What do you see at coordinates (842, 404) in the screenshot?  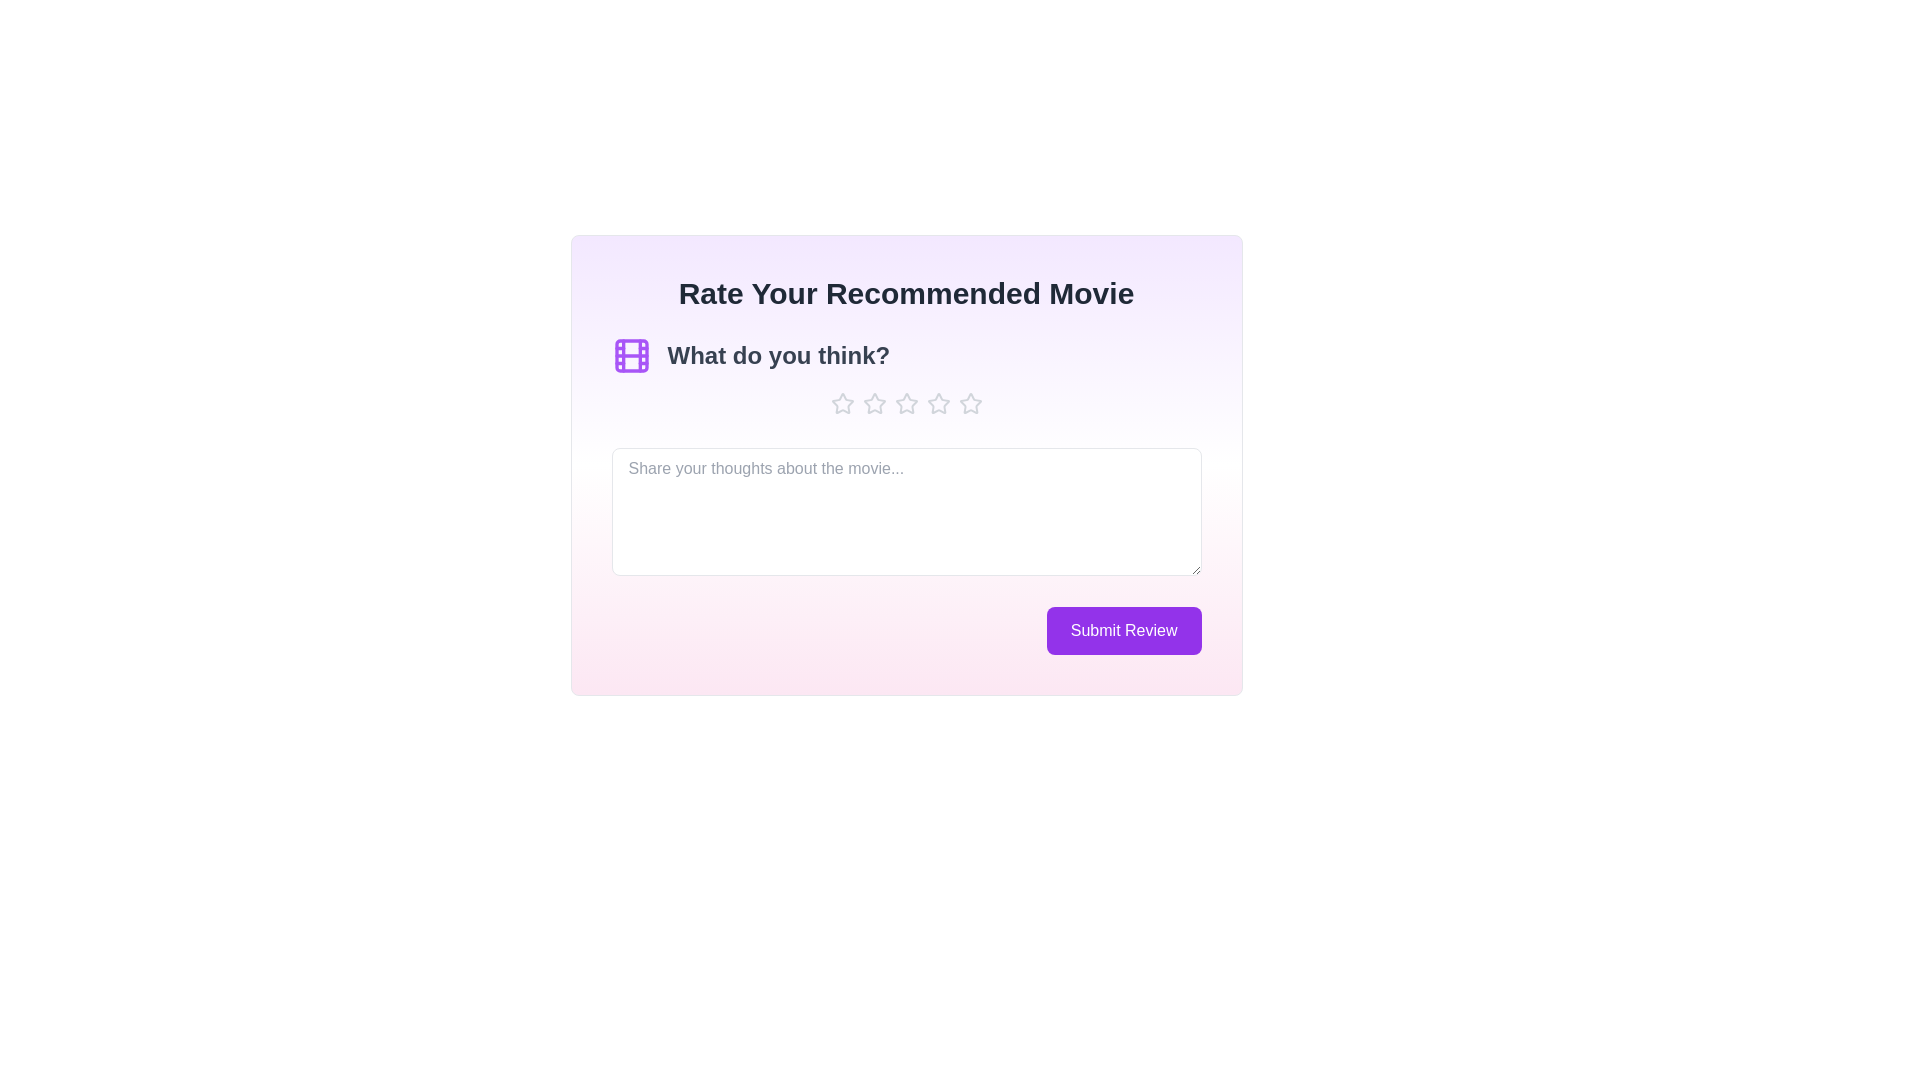 I see `the star icon to set the rating to 1` at bounding box center [842, 404].